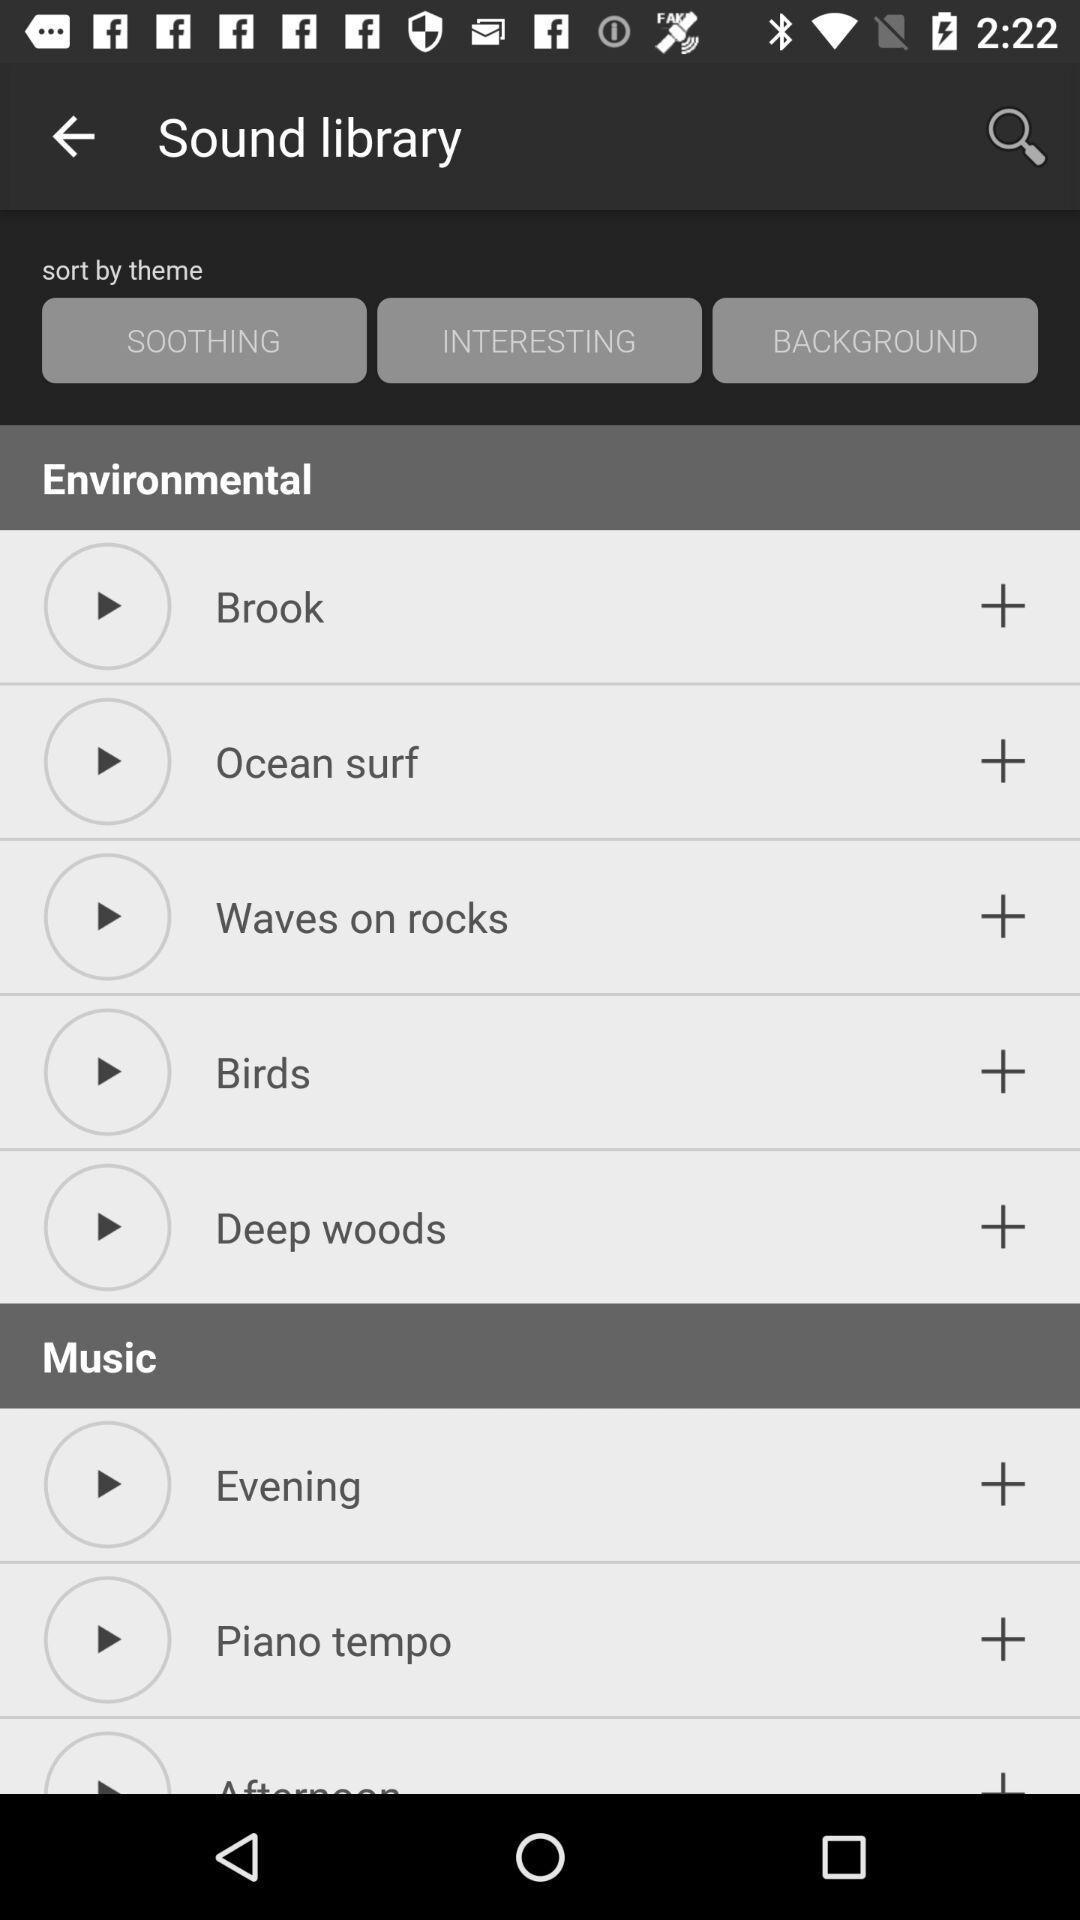 Image resolution: width=1080 pixels, height=1920 pixels. Describe the element at coordinates (1003, 915) in the screenshot. I see `to list` at that location.